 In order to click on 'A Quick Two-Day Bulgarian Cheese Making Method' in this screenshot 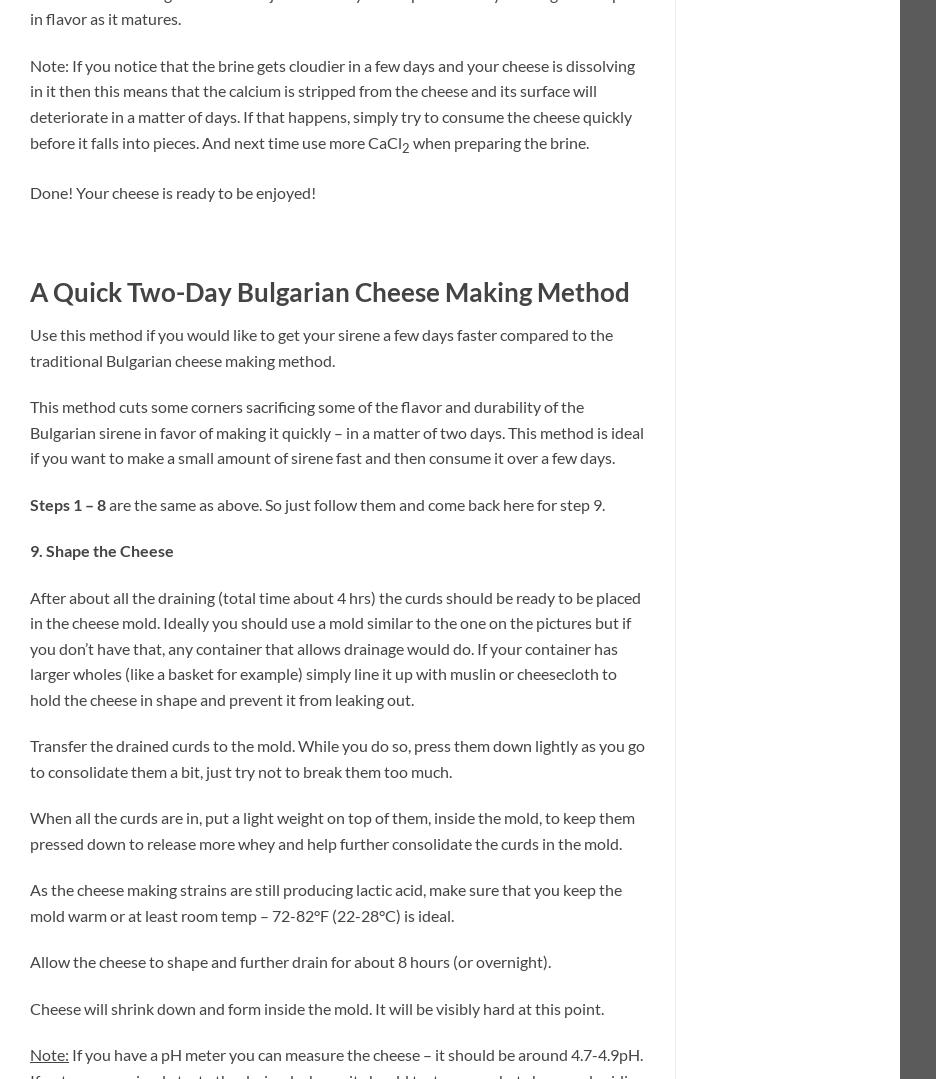, I will do `click(29, 290)`.